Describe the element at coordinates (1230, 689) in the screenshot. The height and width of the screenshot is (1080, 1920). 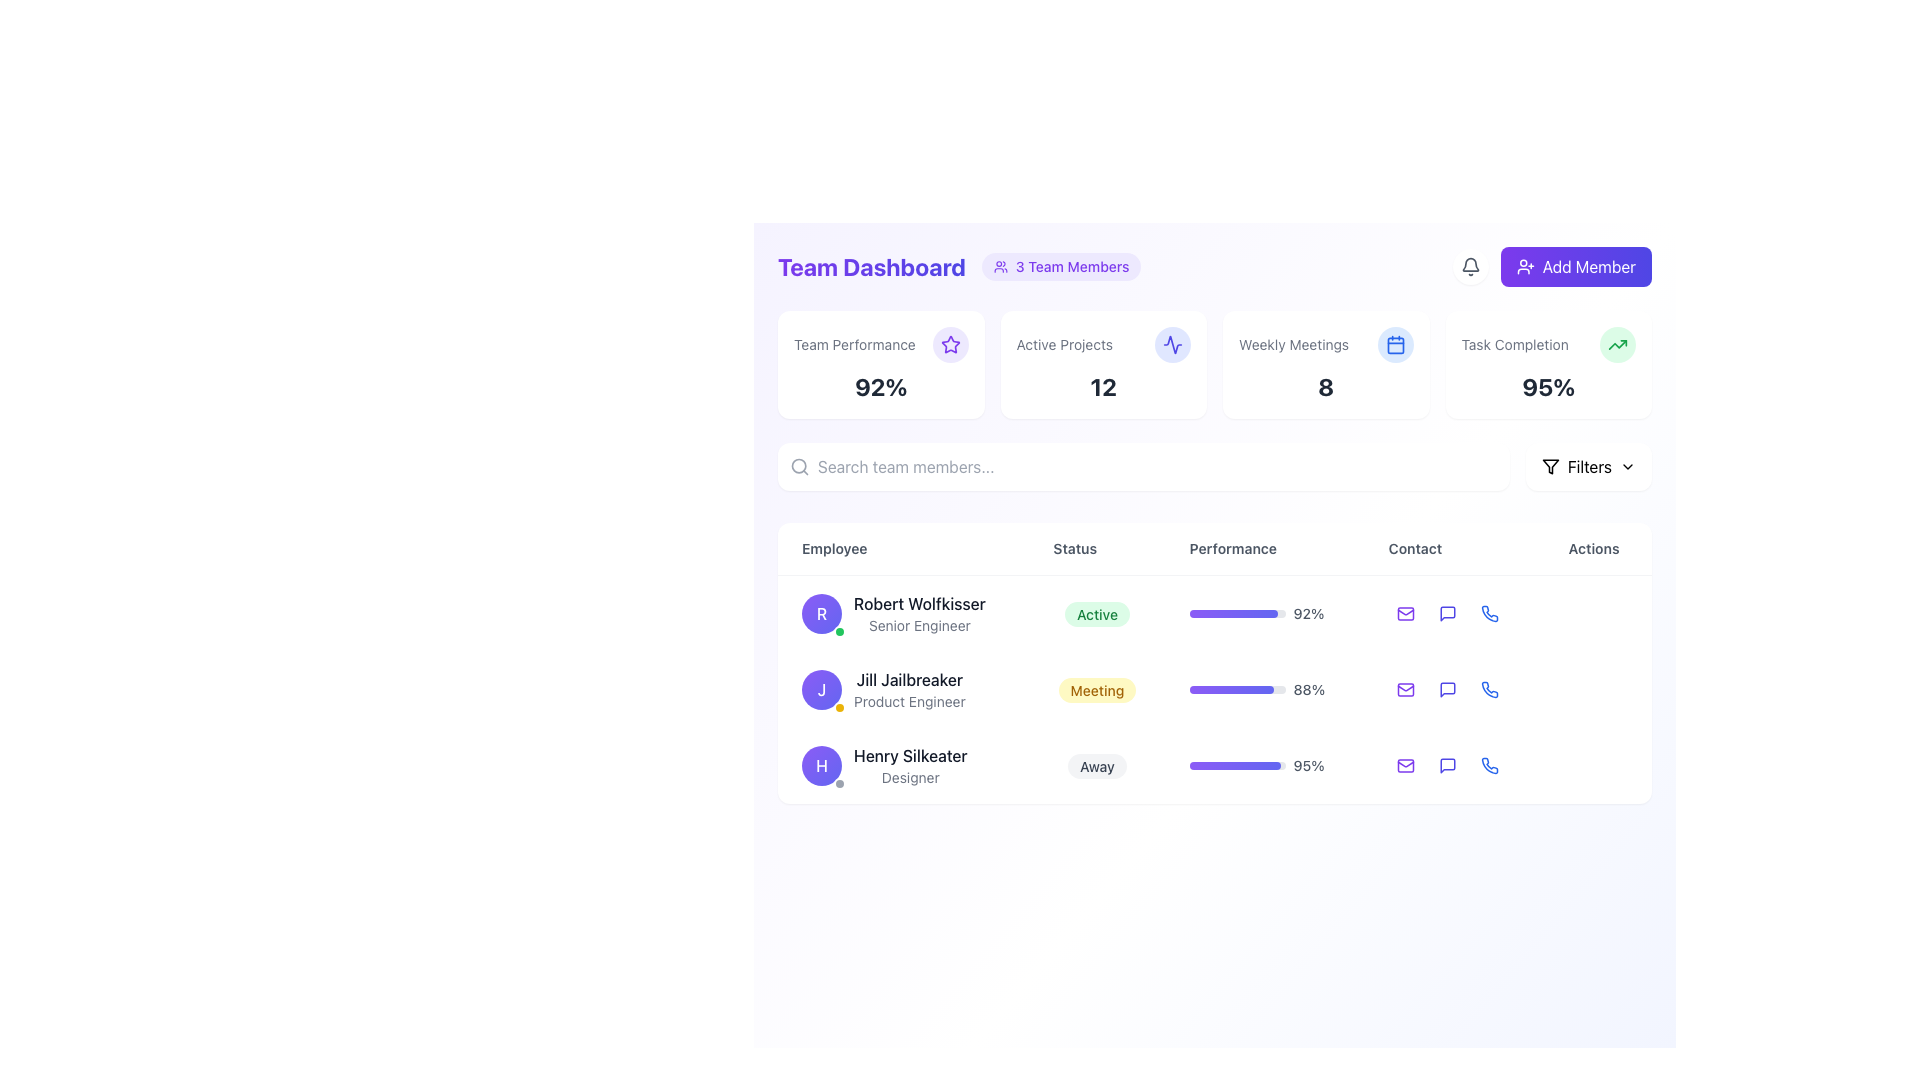
I see `the progress bar representing 88% completion for the row labeled 'Jill Jailbreaker' under the 'Performance' column in the table` at that location.